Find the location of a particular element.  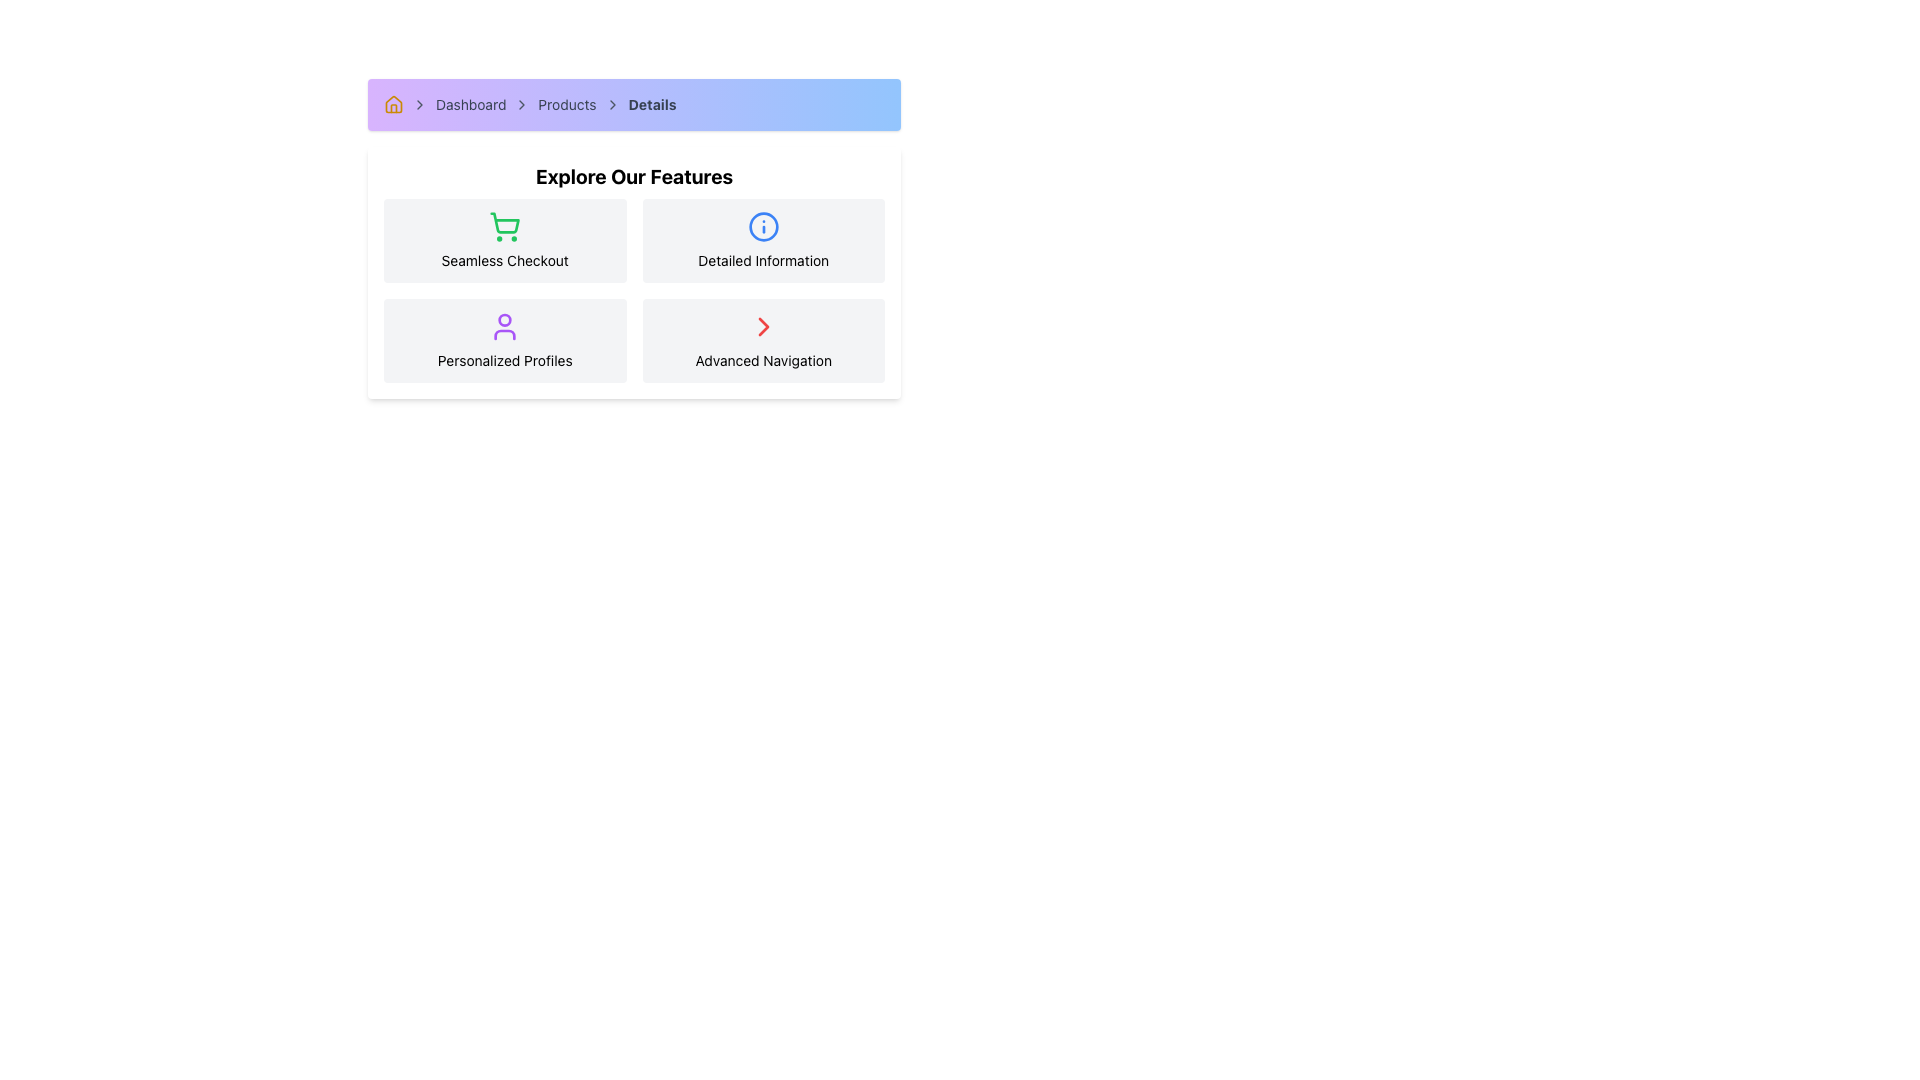

the yellow house icon that is the first item is located at coordinates (393, 104).